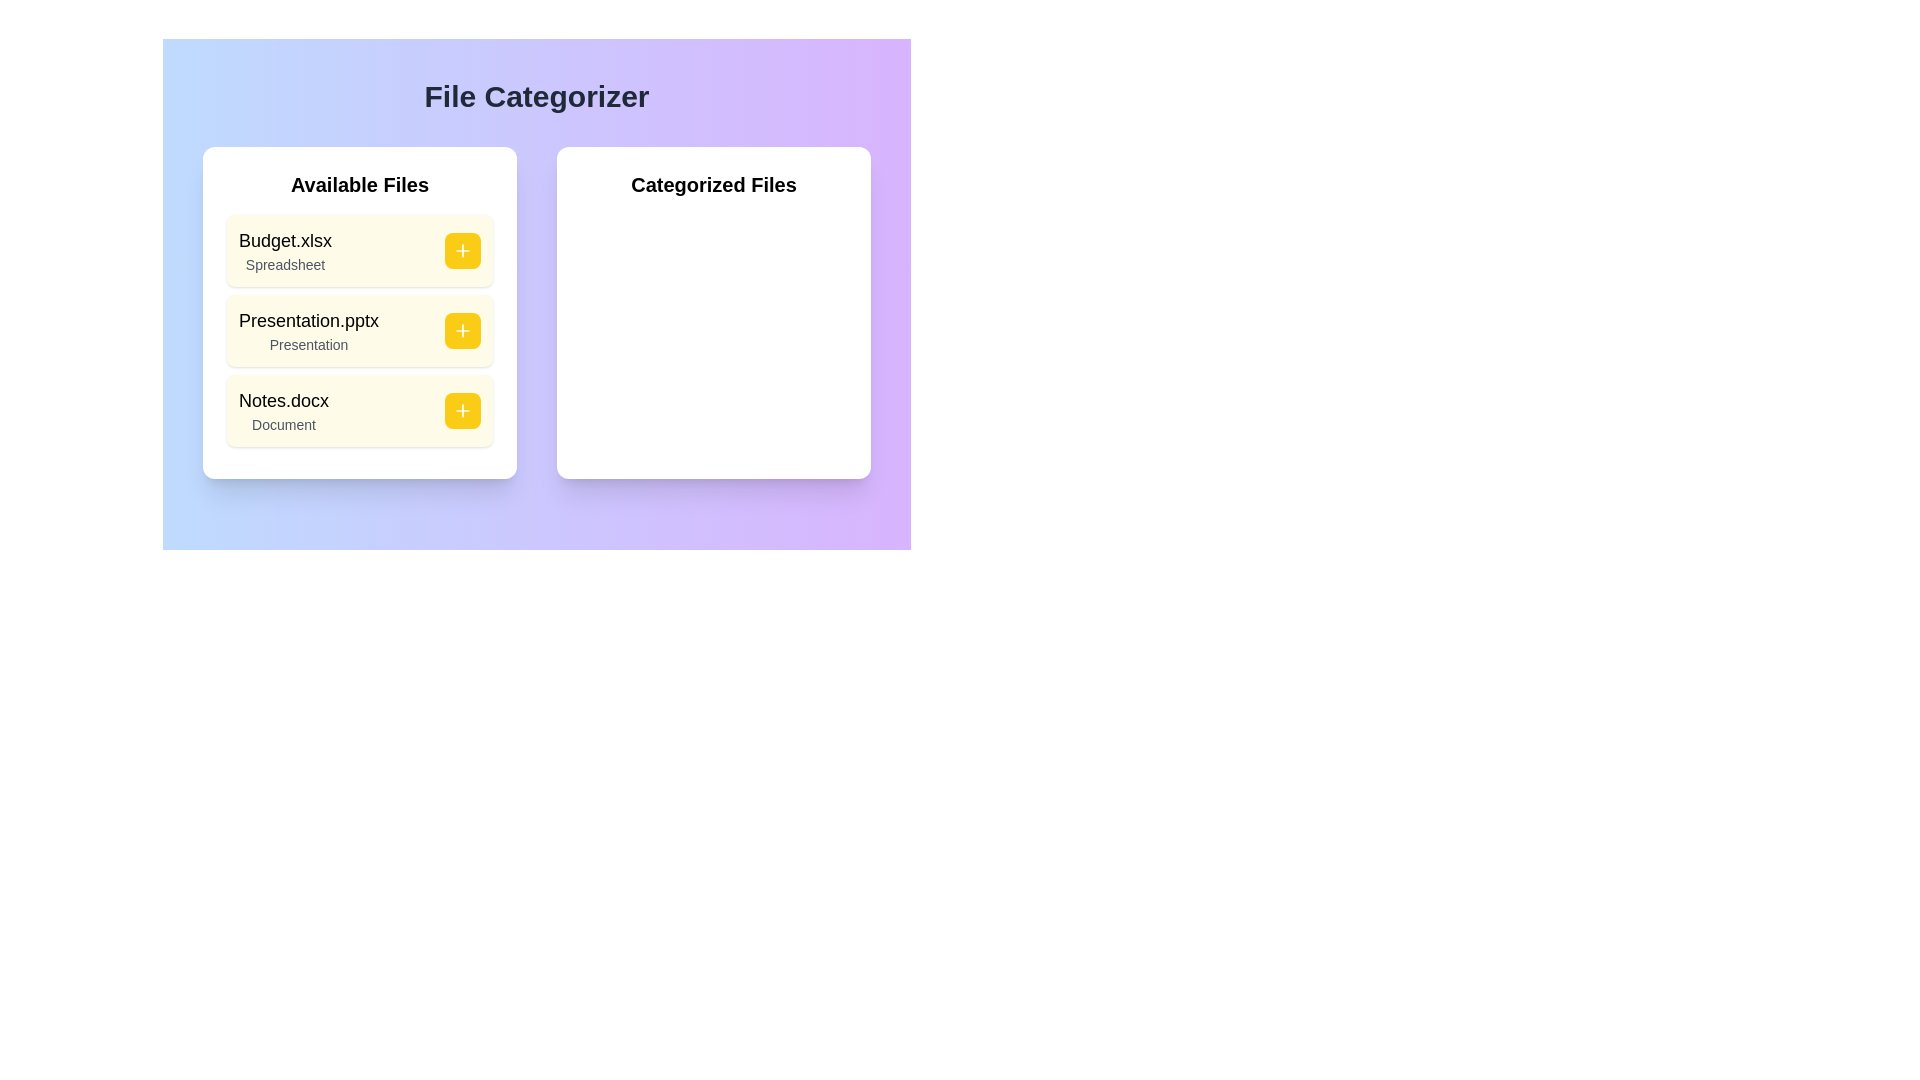 The height and width of the screenshot is (1080, 1920). What do you see at coordinates (461, 410) in the screenshot?
I see `the small white plus sign icon with a yellow circular border located in the bottom-right corner of the third row in the 'Available Files' section` at bounding box center [461, 410].